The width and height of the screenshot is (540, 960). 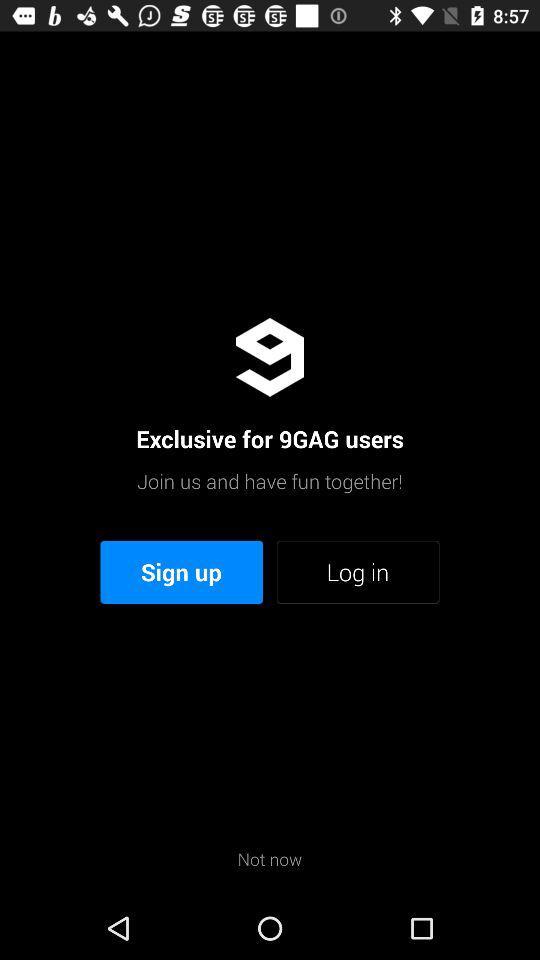 I want to click on the log in item, so click(x=357, y=572).